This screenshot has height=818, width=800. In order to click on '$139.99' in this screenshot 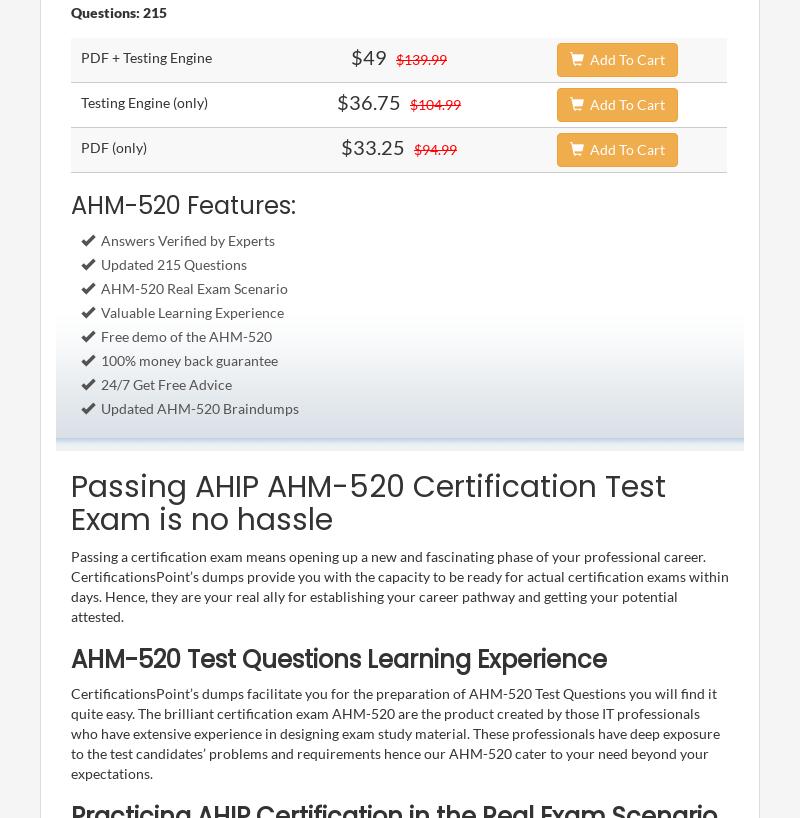, I will do `click(420, 57)`.